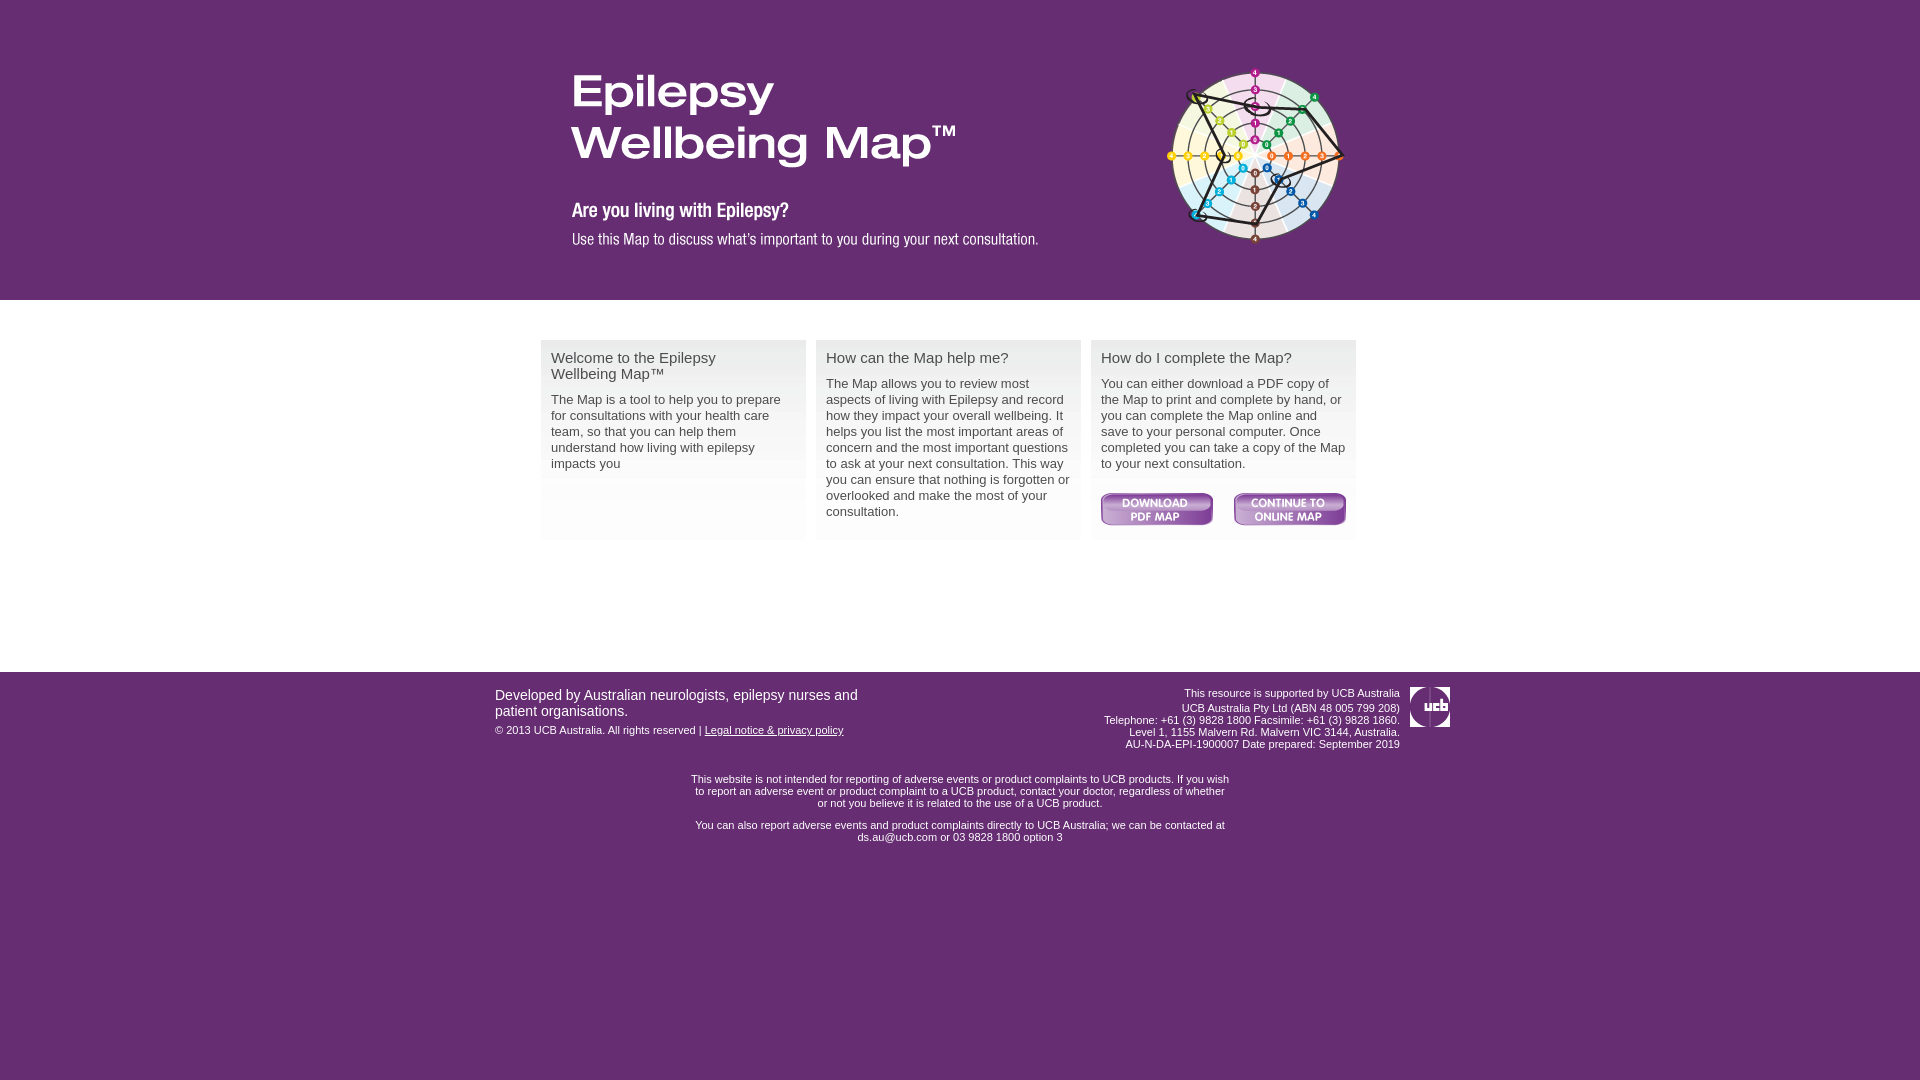 Image resolution: width=1920 pixels, height=1080 pixels. What do you see at coordinates (1290, 508) in the screenshot?
I see `'Continue'` at bounding box center [1290, 508].